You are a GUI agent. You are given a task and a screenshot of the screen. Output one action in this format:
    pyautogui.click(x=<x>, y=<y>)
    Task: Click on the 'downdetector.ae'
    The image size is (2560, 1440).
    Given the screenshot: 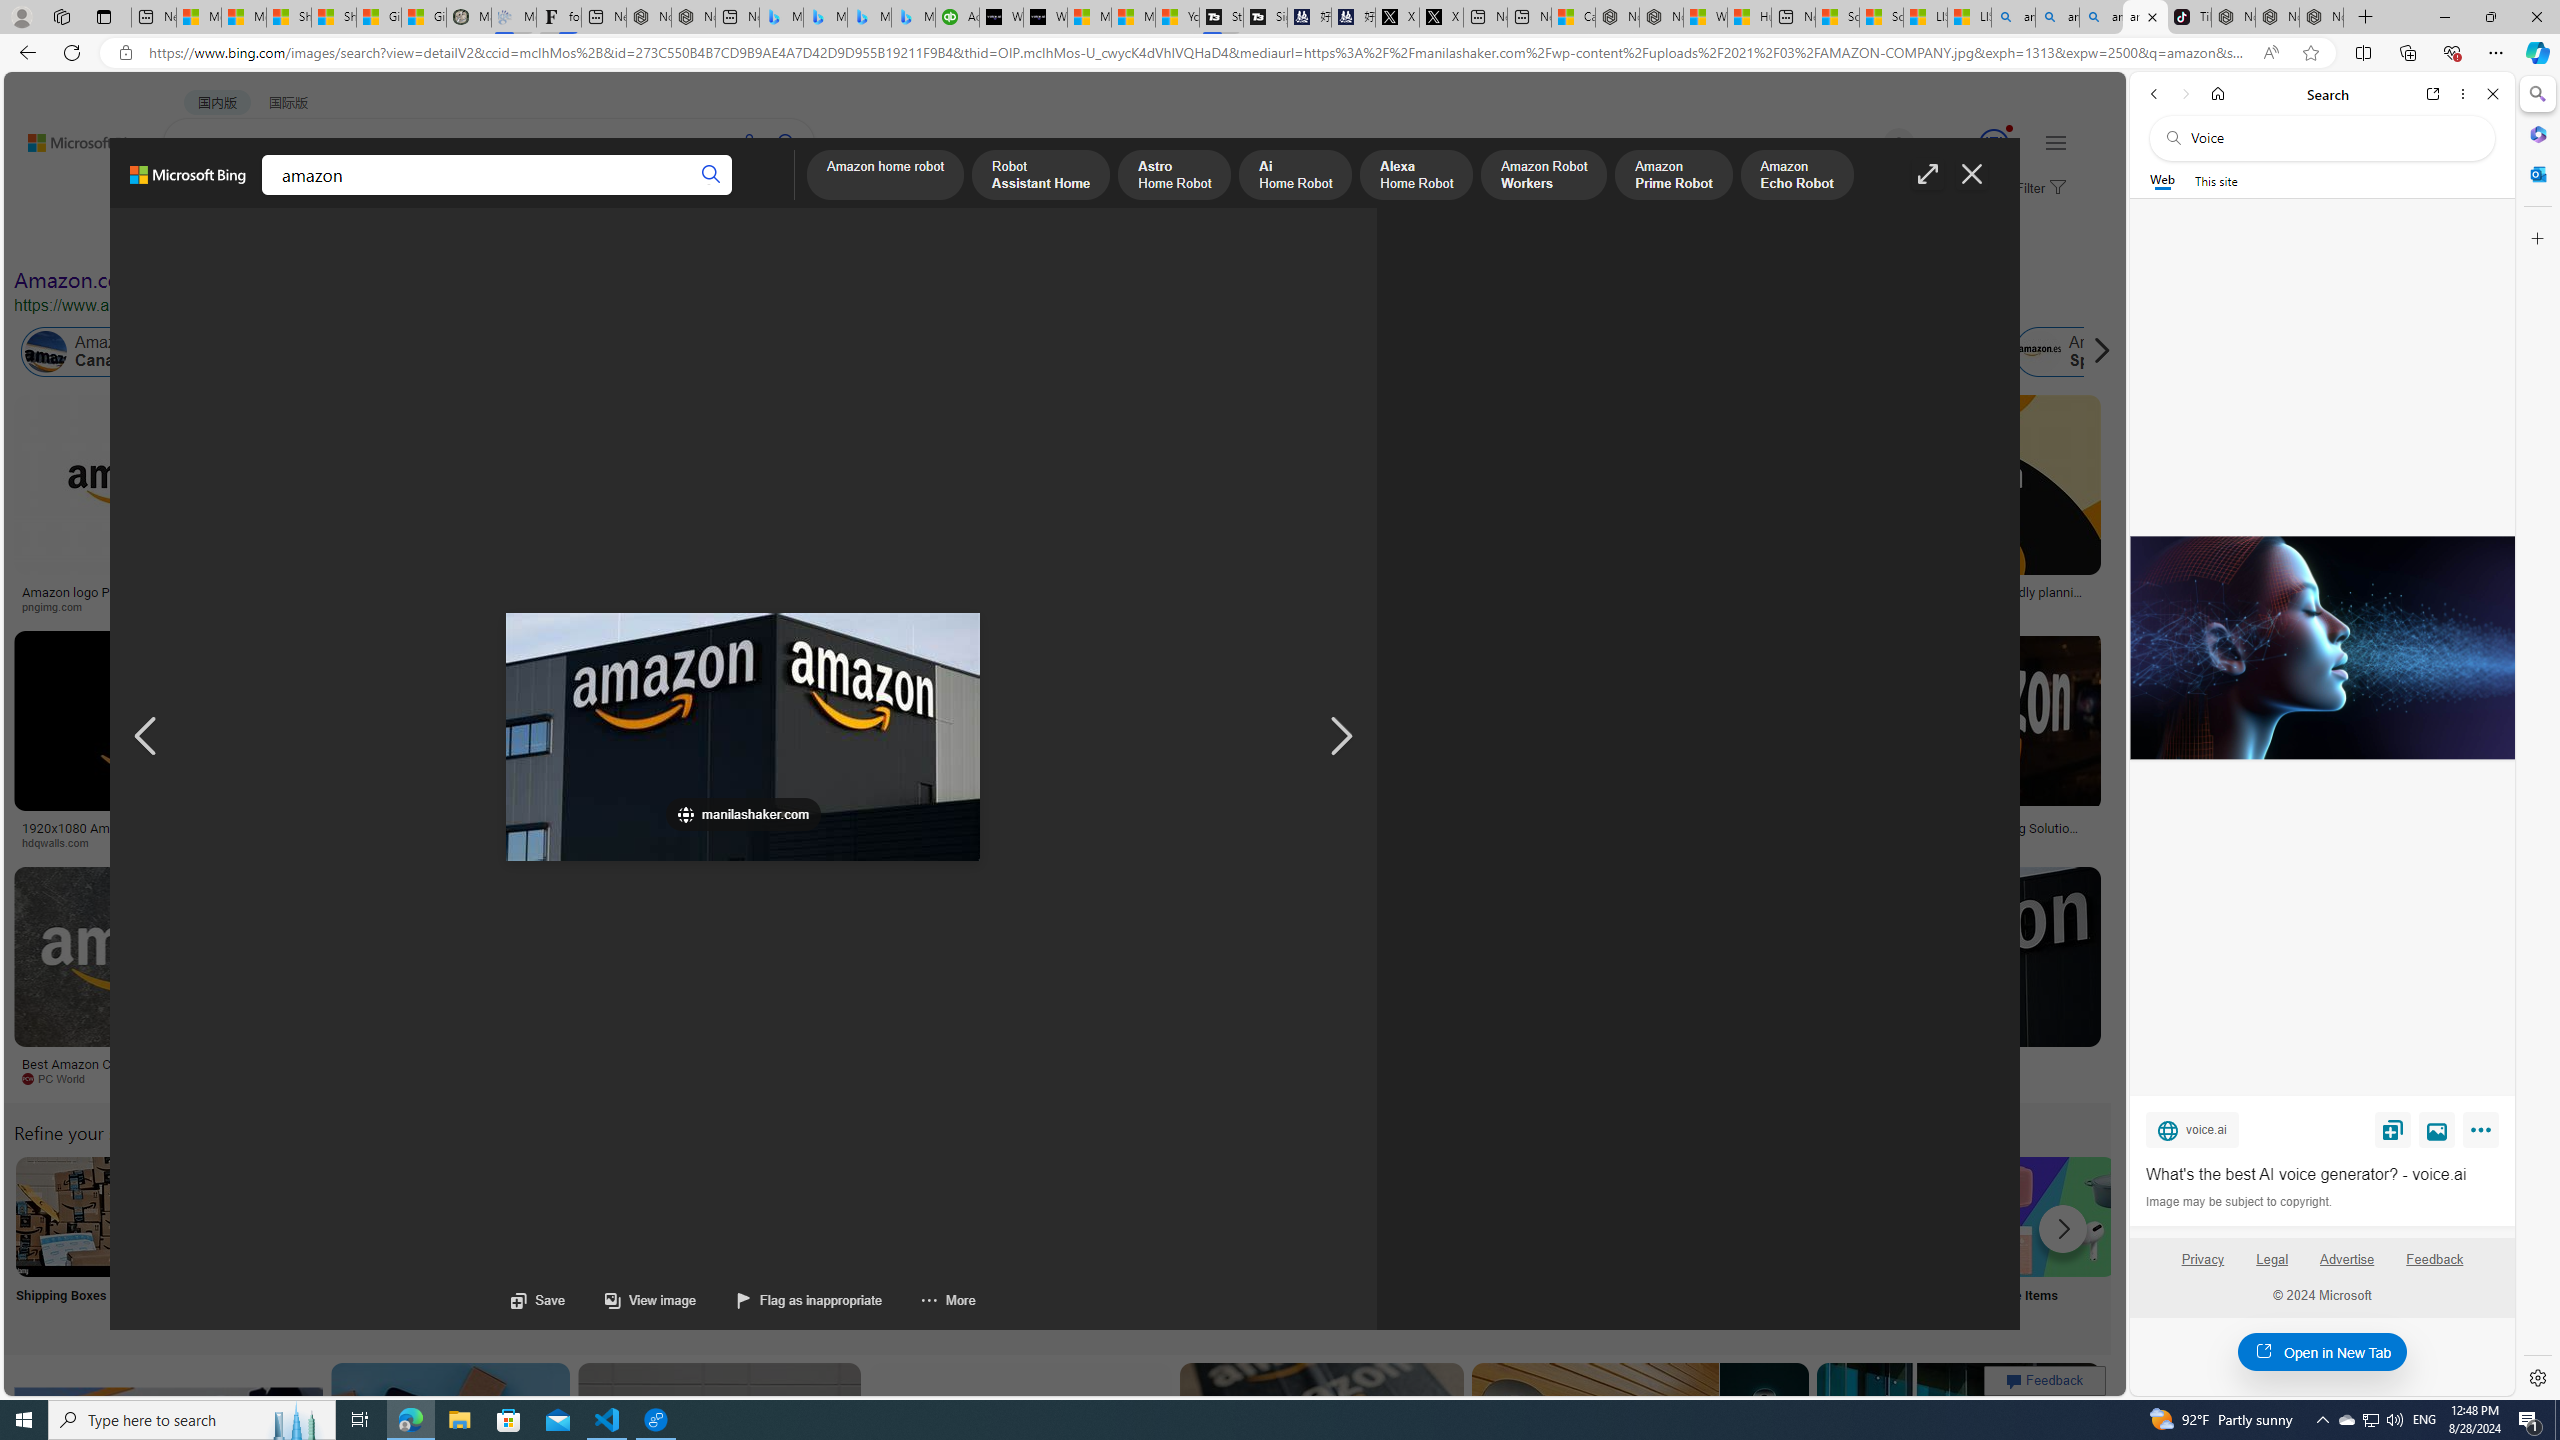 What is the action you would take?
    pyautogui.click(x=1647, y=605)
    